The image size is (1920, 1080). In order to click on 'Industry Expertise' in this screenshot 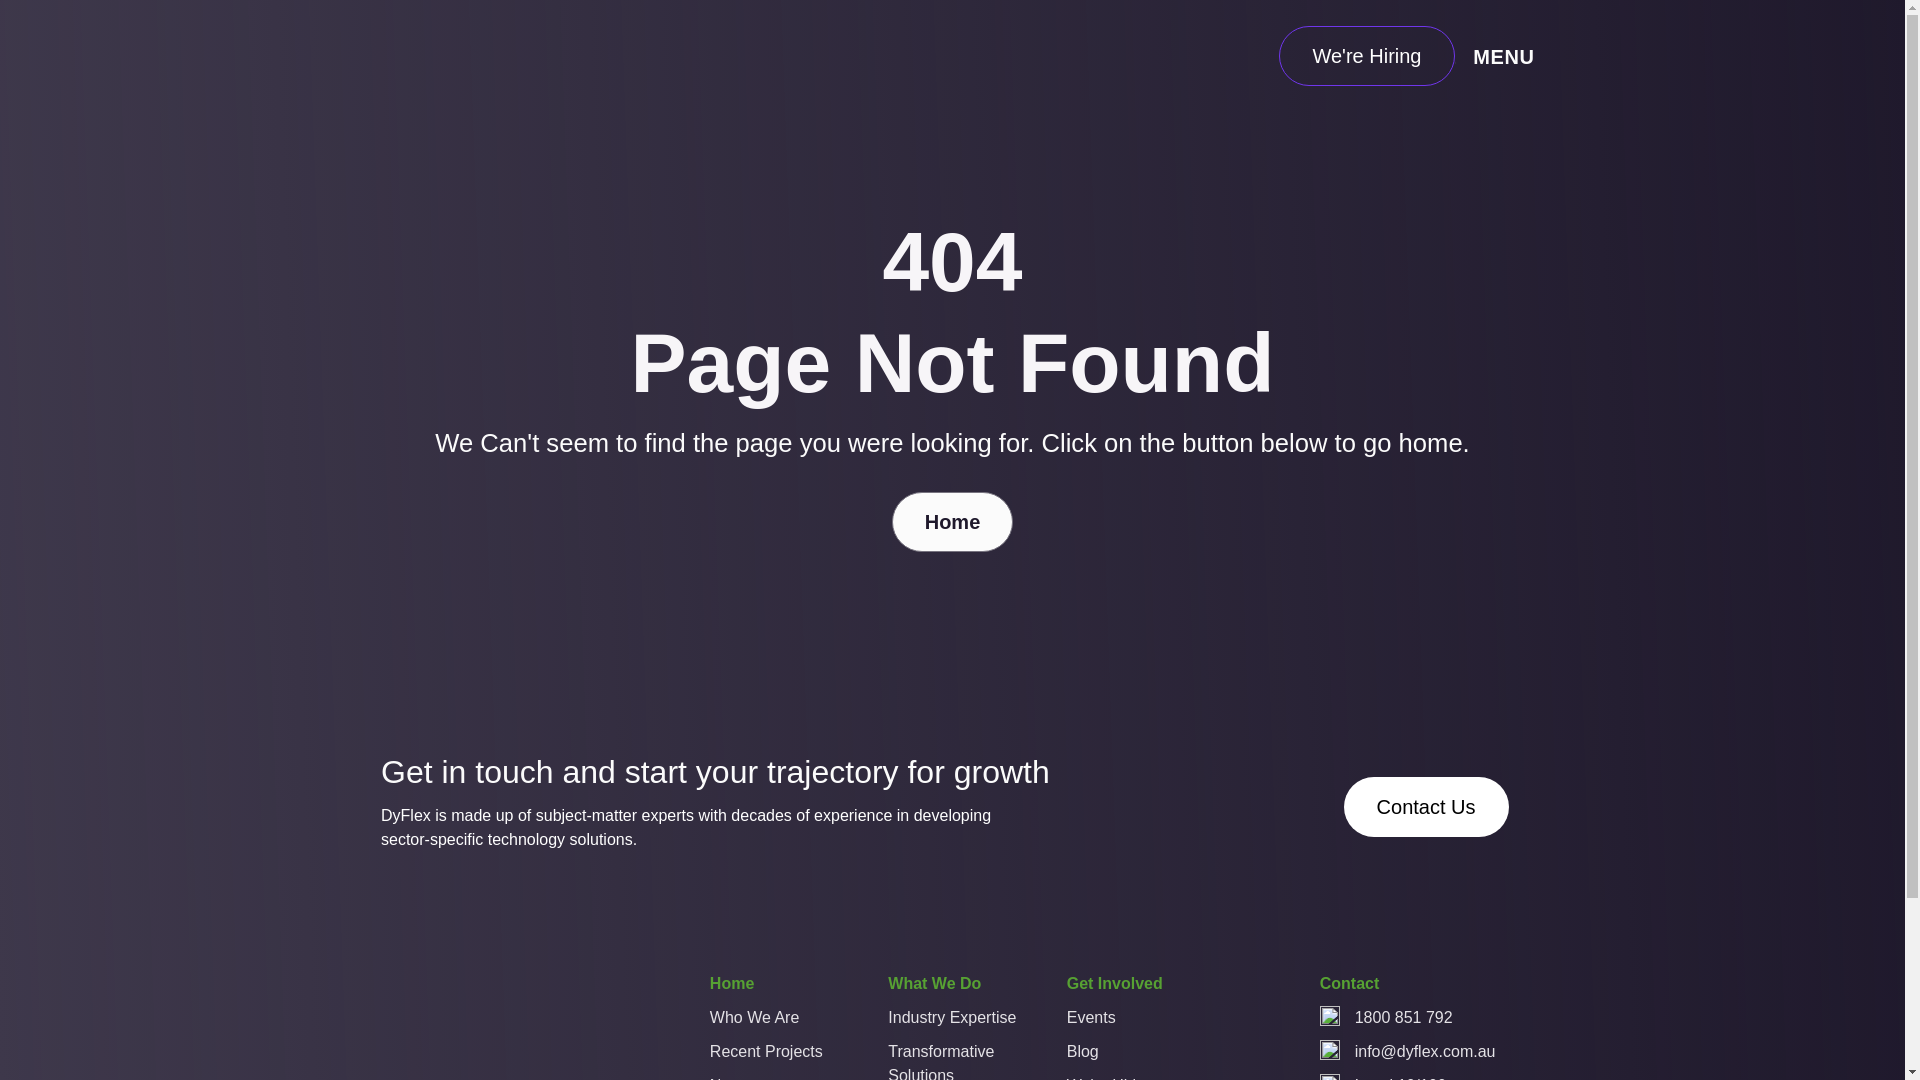, I will do `click(950, 1022)`.